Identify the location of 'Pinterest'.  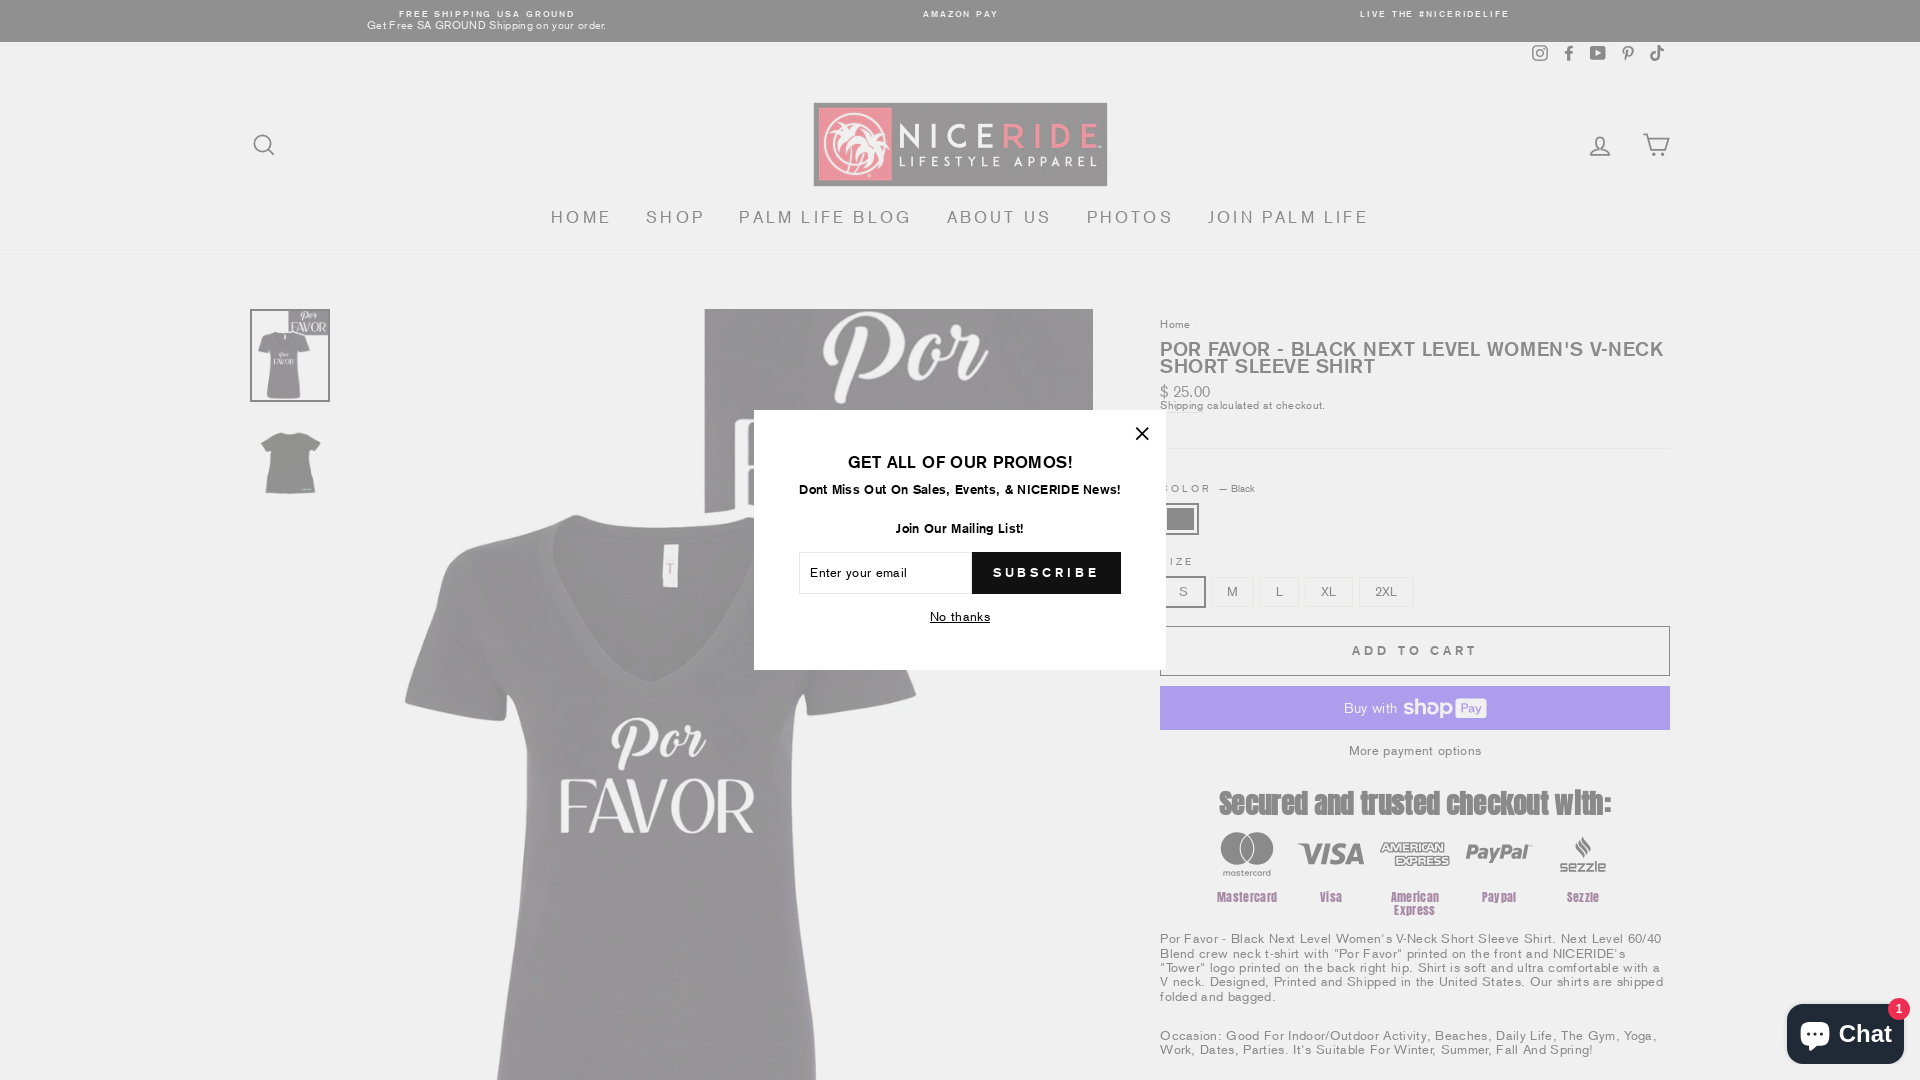
(1627, 53).